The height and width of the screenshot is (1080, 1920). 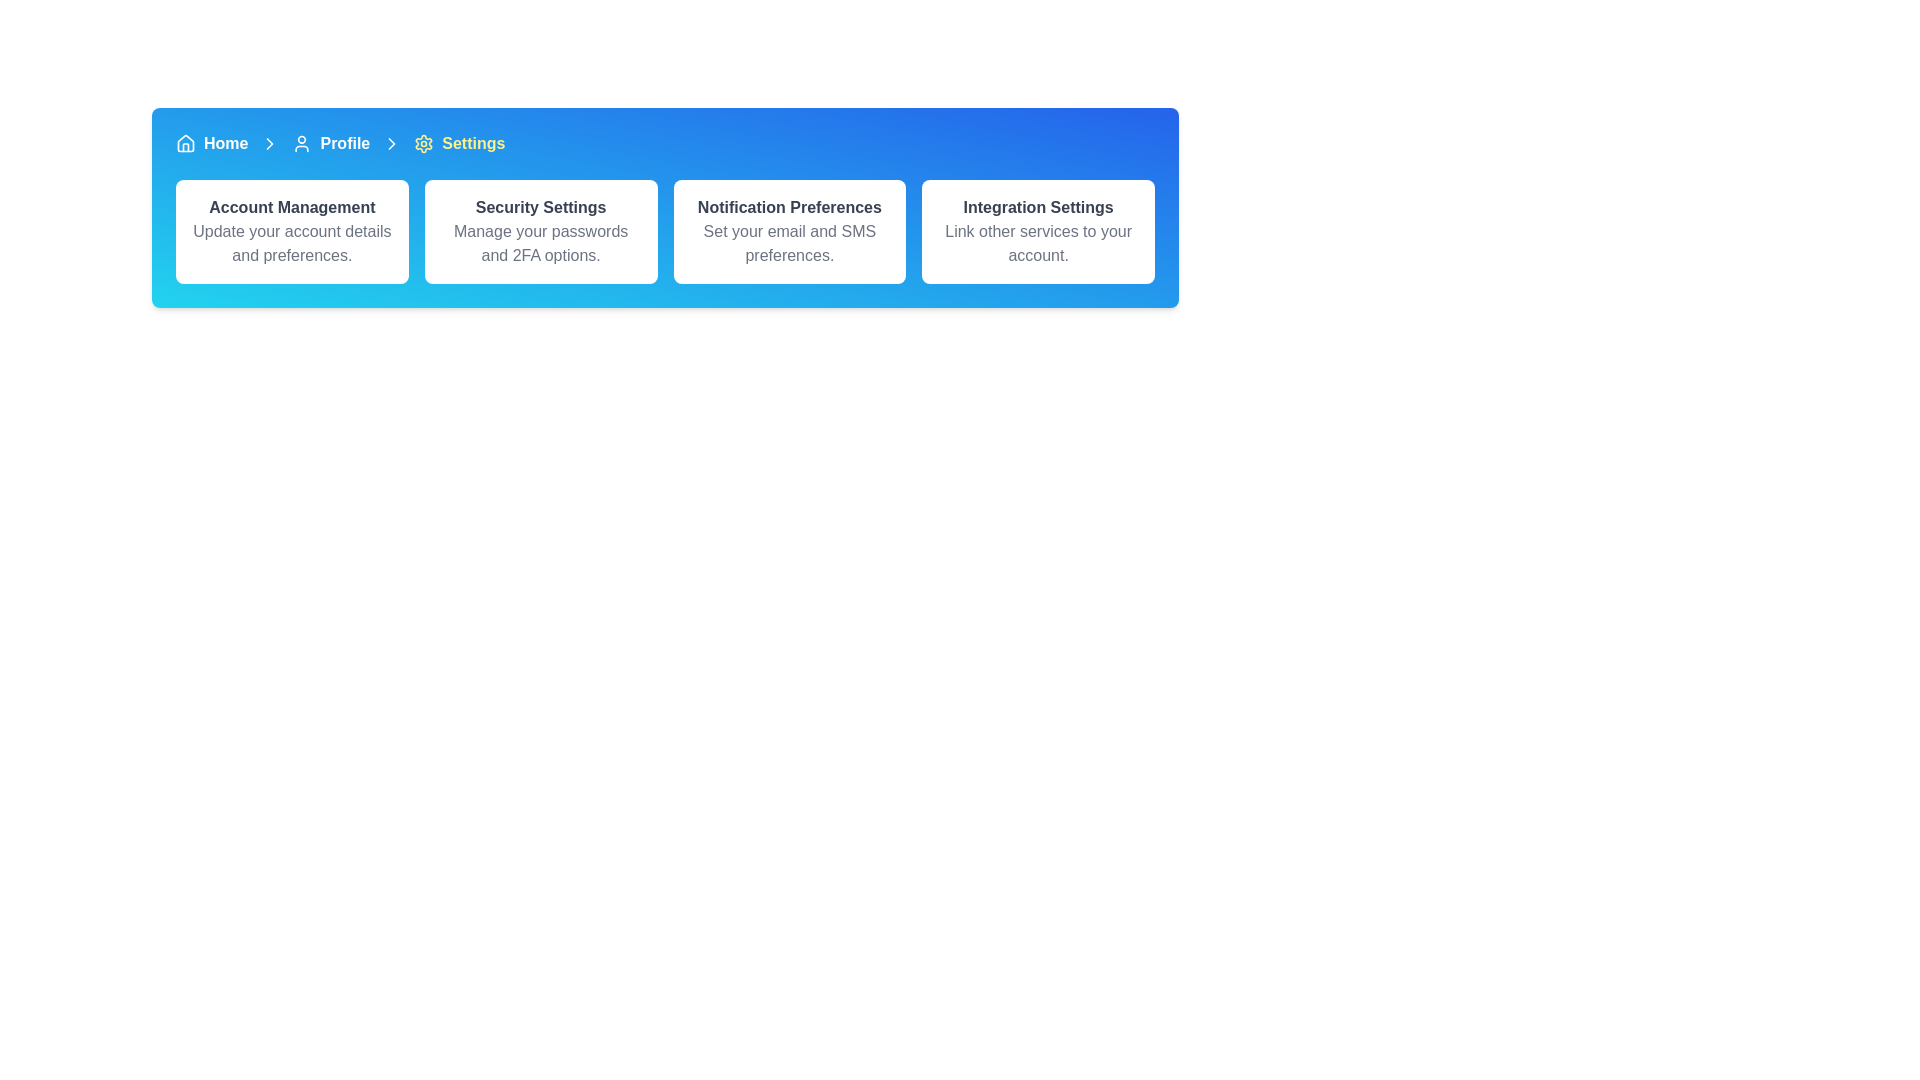 I want to click on text label displaying 'Notification Preferences' which is bold and in dark gray, located in the first line of a white card within a blue background layout, so click(x=788, y=208).